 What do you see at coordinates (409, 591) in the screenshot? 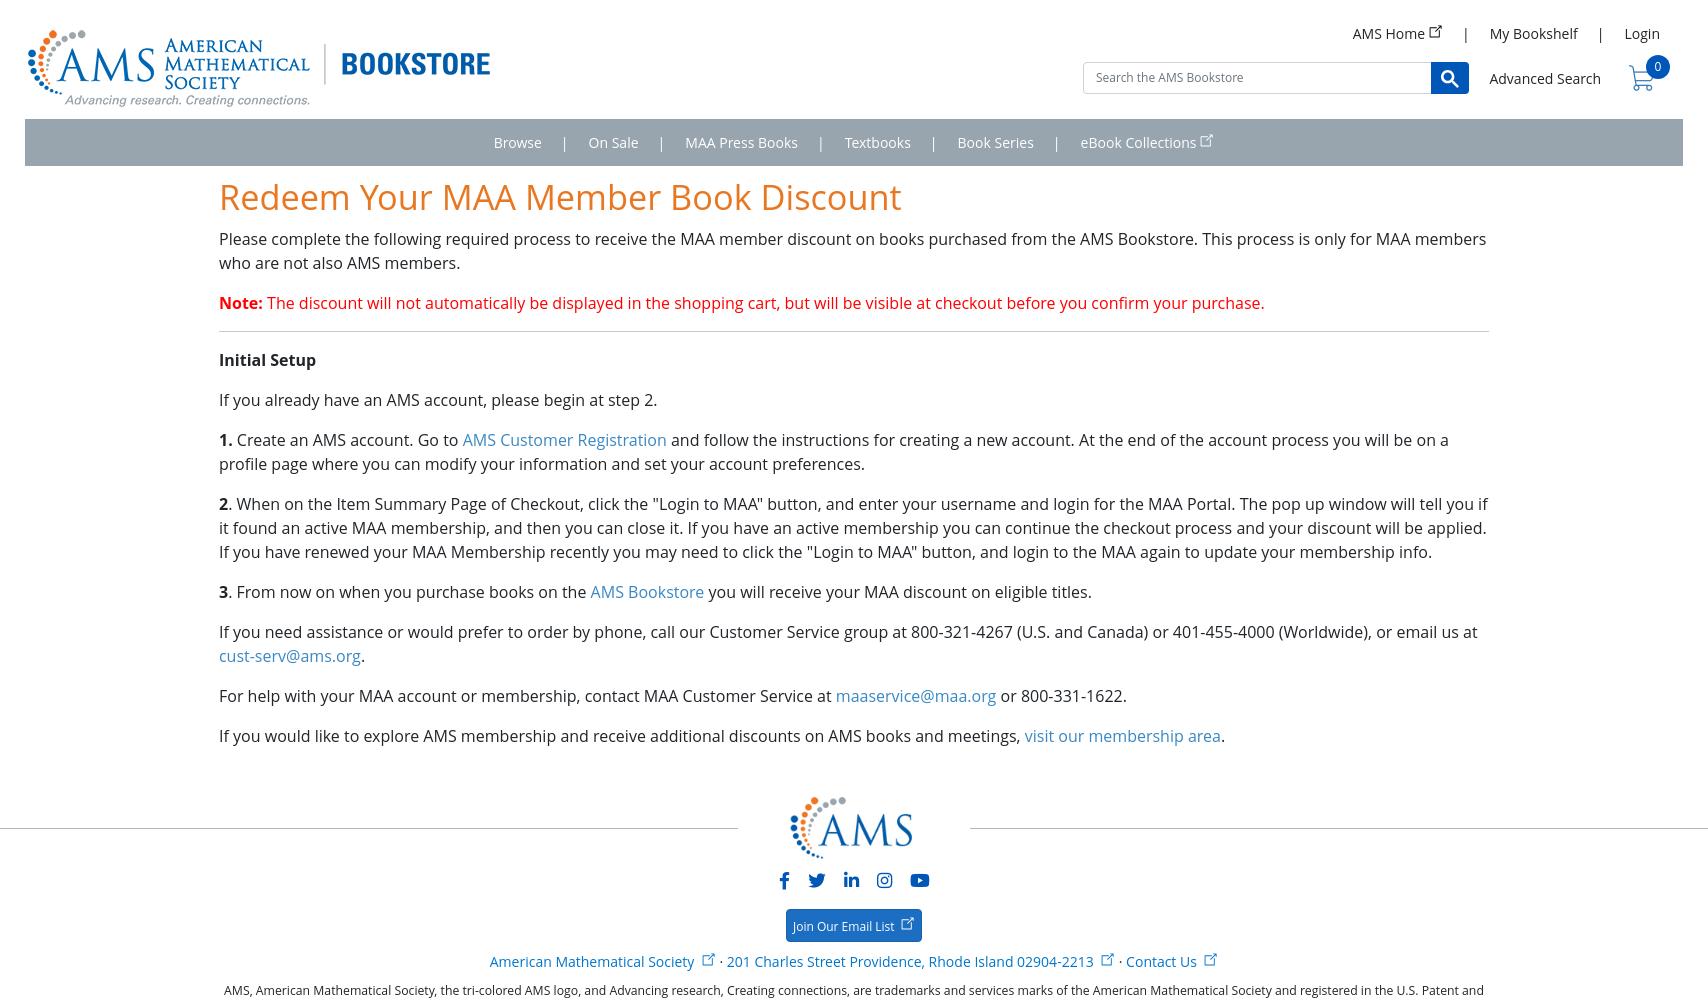
I see `'. From now on when you purchase books on the'` at bounding box center [409, 591].